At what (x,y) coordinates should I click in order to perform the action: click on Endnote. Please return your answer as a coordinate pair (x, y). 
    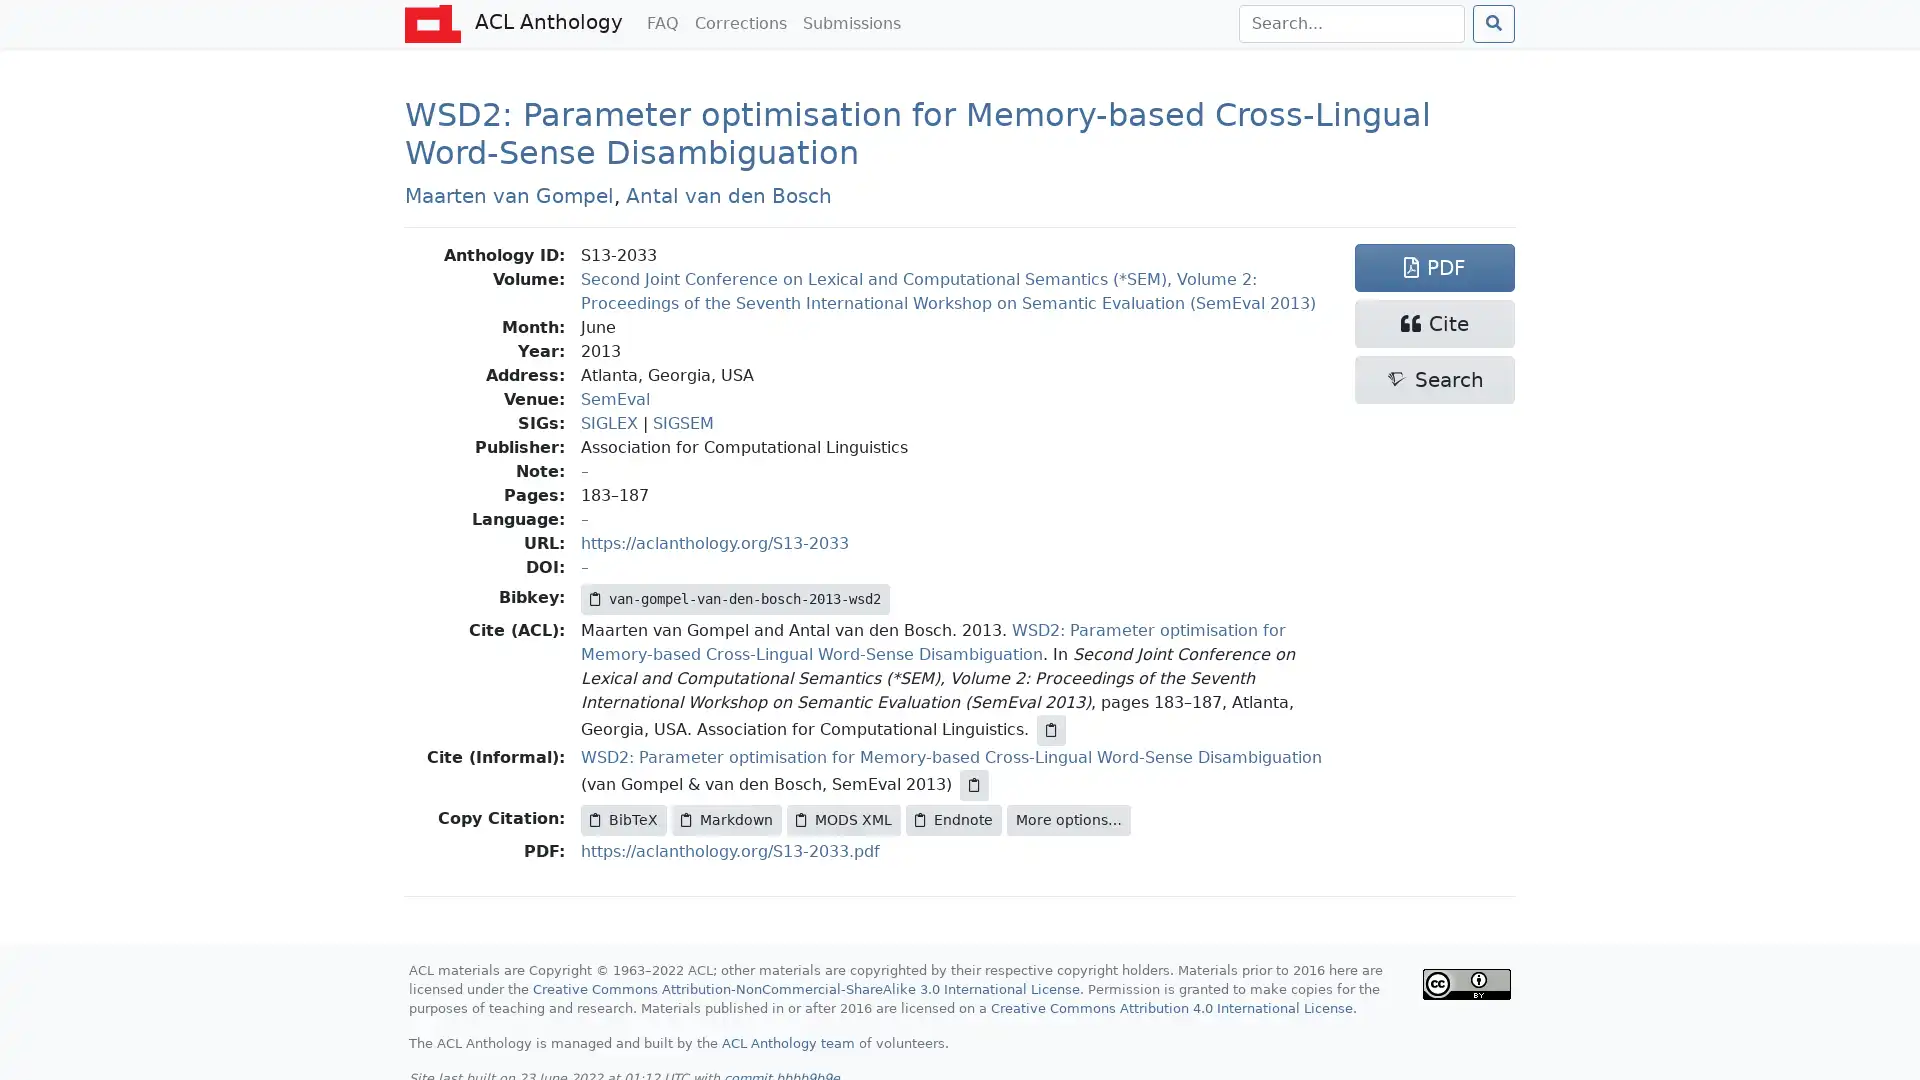
    Looking at the image, I should click on (953, 819).